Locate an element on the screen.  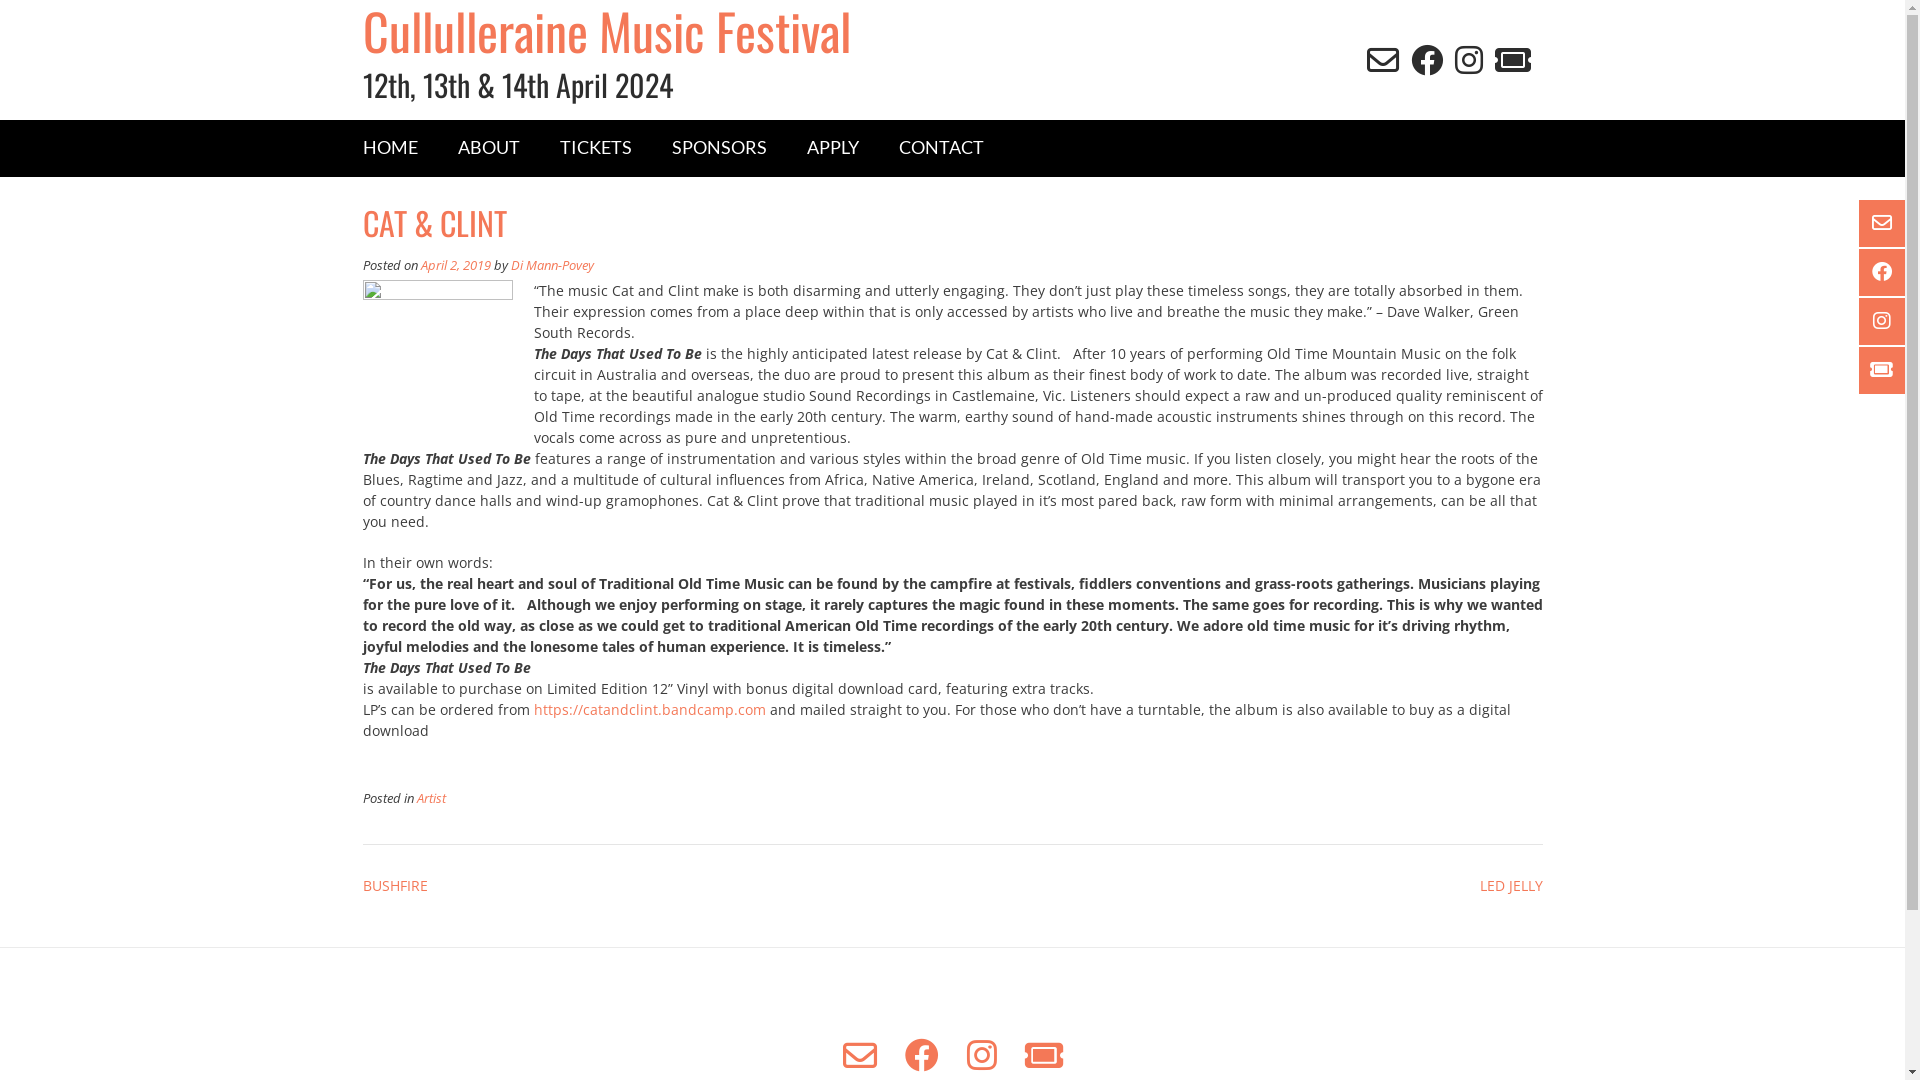
'Artist' is located at coordinates (429, 797).